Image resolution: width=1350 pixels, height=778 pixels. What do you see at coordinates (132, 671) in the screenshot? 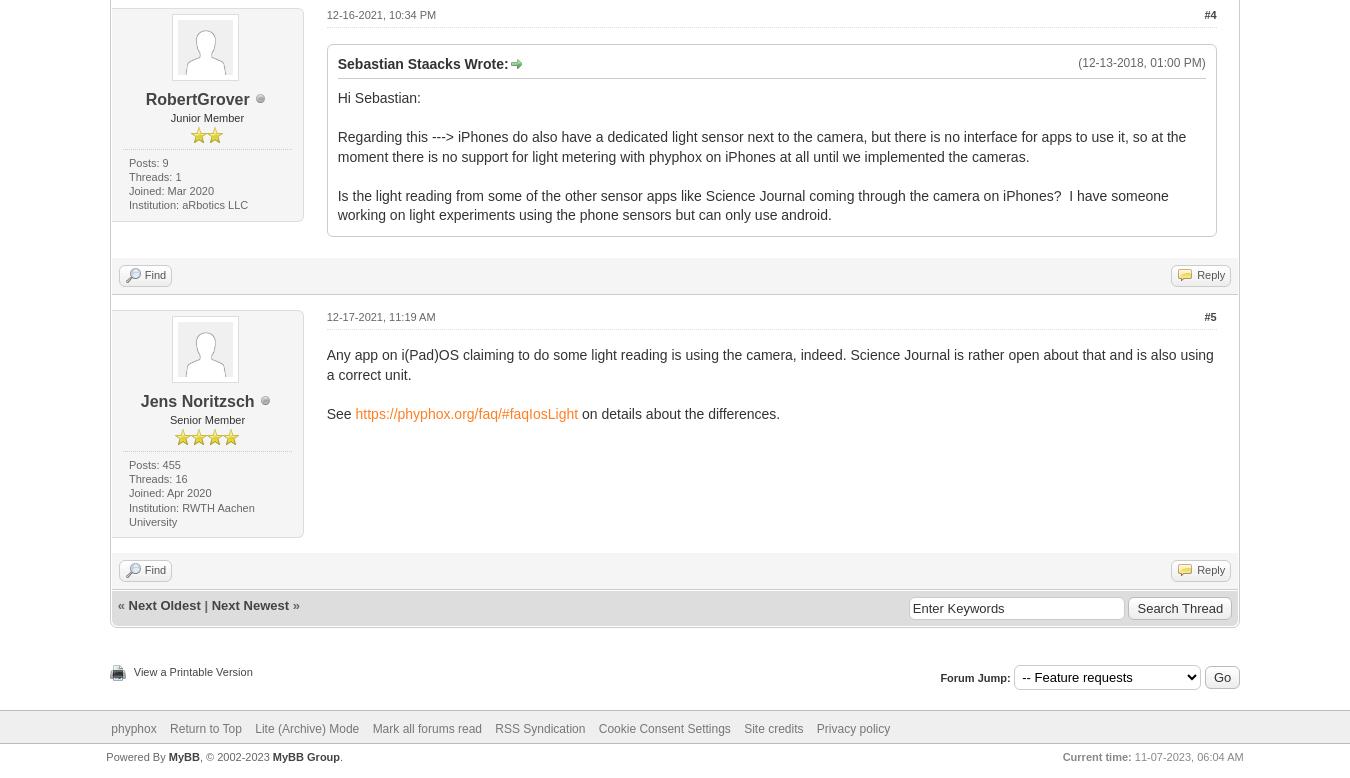
I see `'View a Printable Version'` at bounding box center [132, 671].